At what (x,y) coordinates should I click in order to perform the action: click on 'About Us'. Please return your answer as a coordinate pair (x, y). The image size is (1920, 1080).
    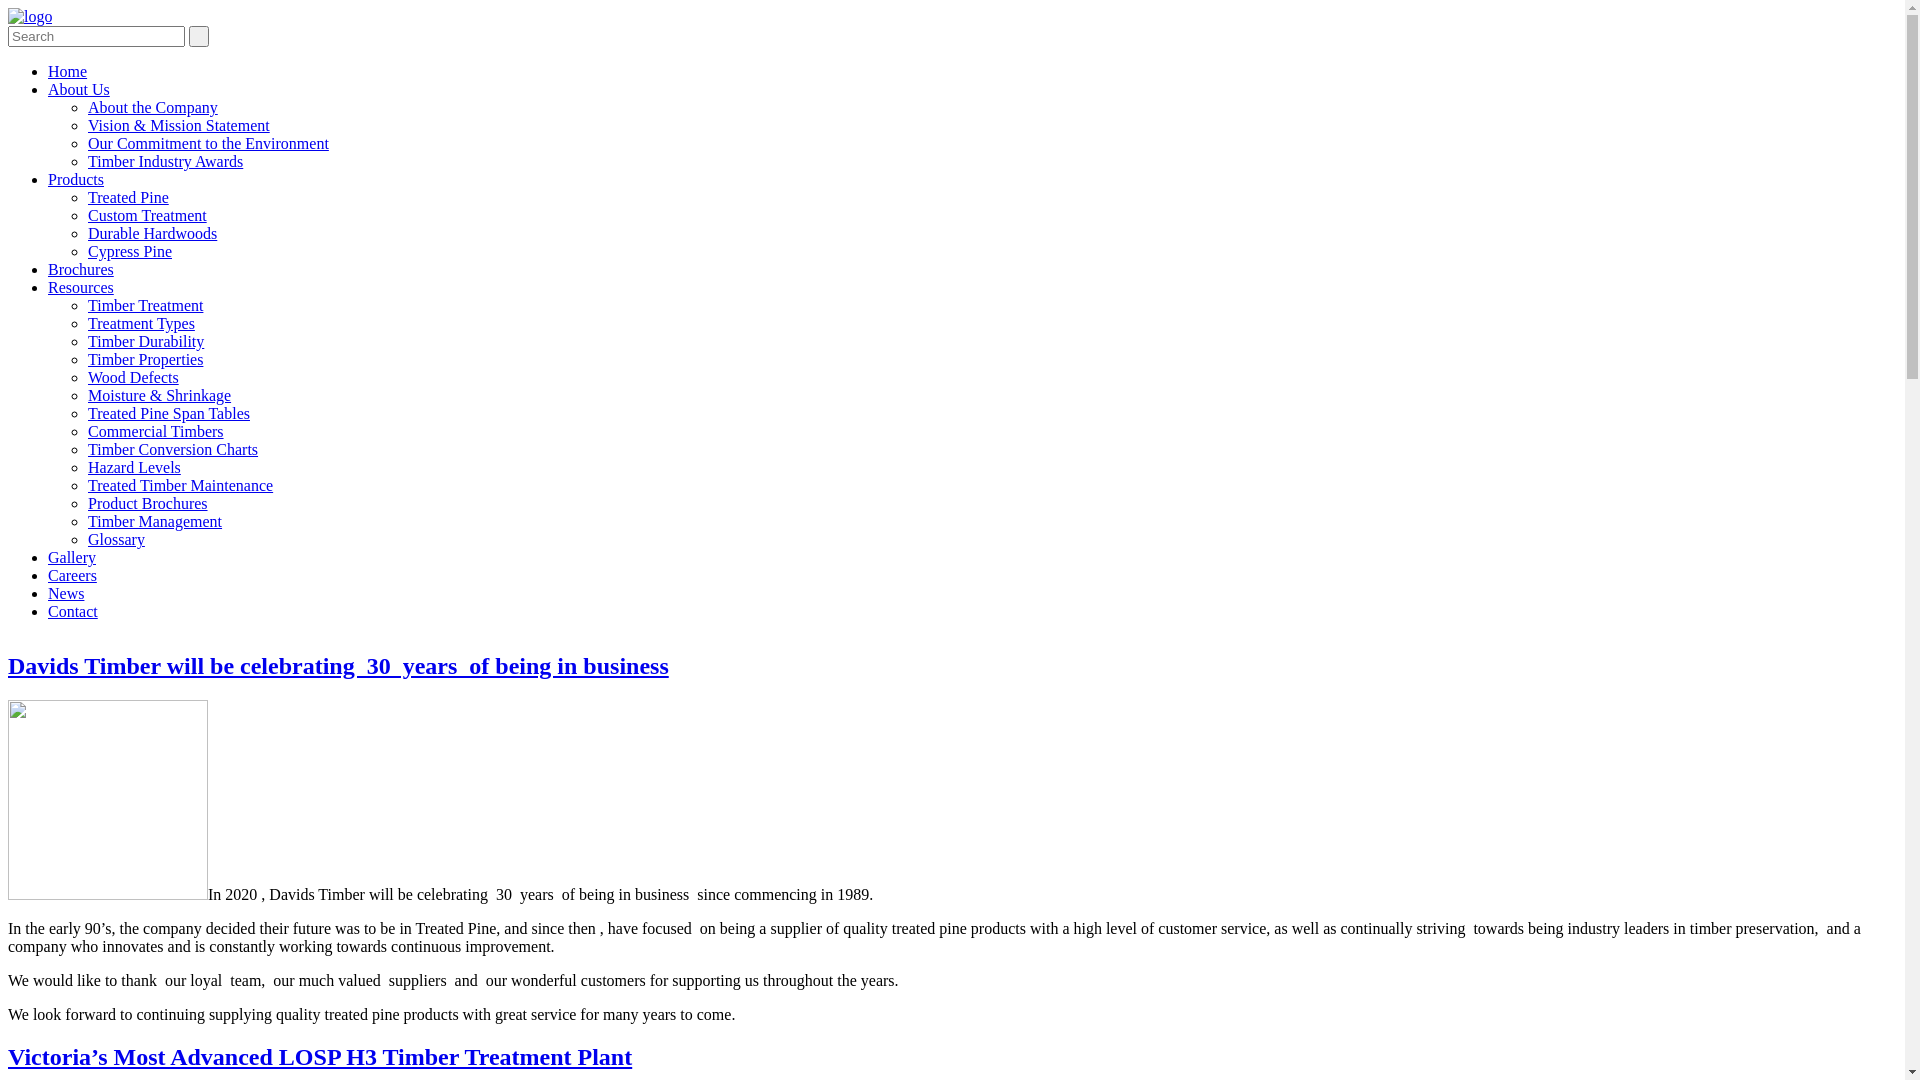
    Looking at the image, I should click on (78, 88).